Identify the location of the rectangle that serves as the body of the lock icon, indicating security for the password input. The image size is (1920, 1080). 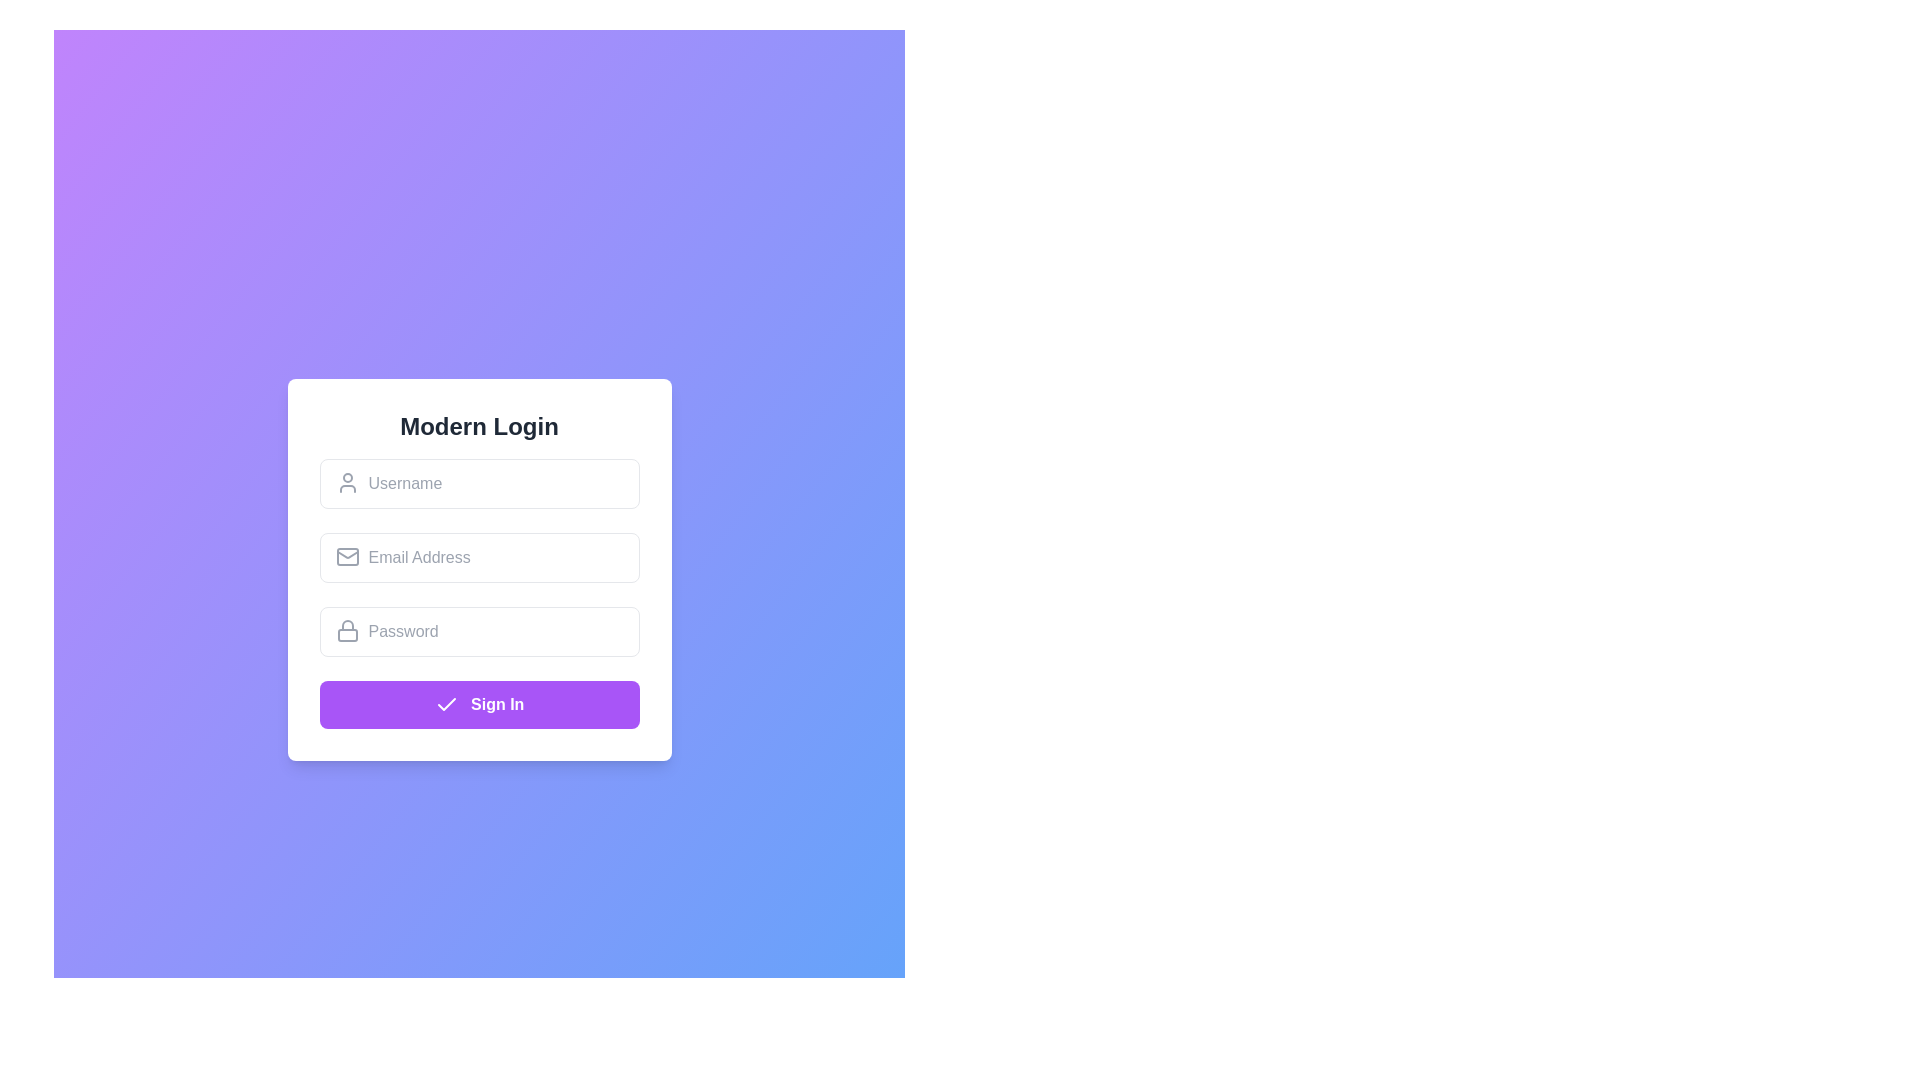
(347, 635).